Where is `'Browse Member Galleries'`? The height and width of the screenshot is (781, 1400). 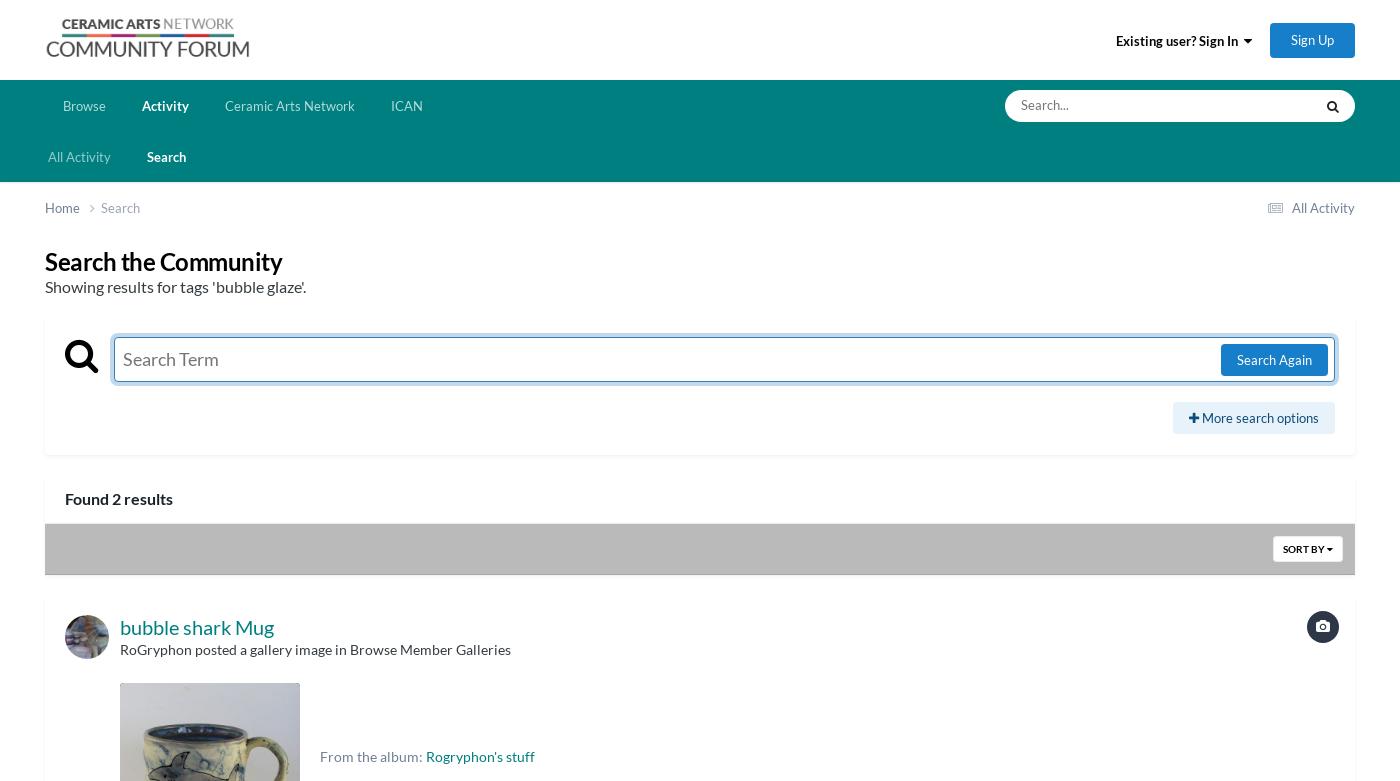 'Browse Member Galleries' is located at coordinates (430, 648).